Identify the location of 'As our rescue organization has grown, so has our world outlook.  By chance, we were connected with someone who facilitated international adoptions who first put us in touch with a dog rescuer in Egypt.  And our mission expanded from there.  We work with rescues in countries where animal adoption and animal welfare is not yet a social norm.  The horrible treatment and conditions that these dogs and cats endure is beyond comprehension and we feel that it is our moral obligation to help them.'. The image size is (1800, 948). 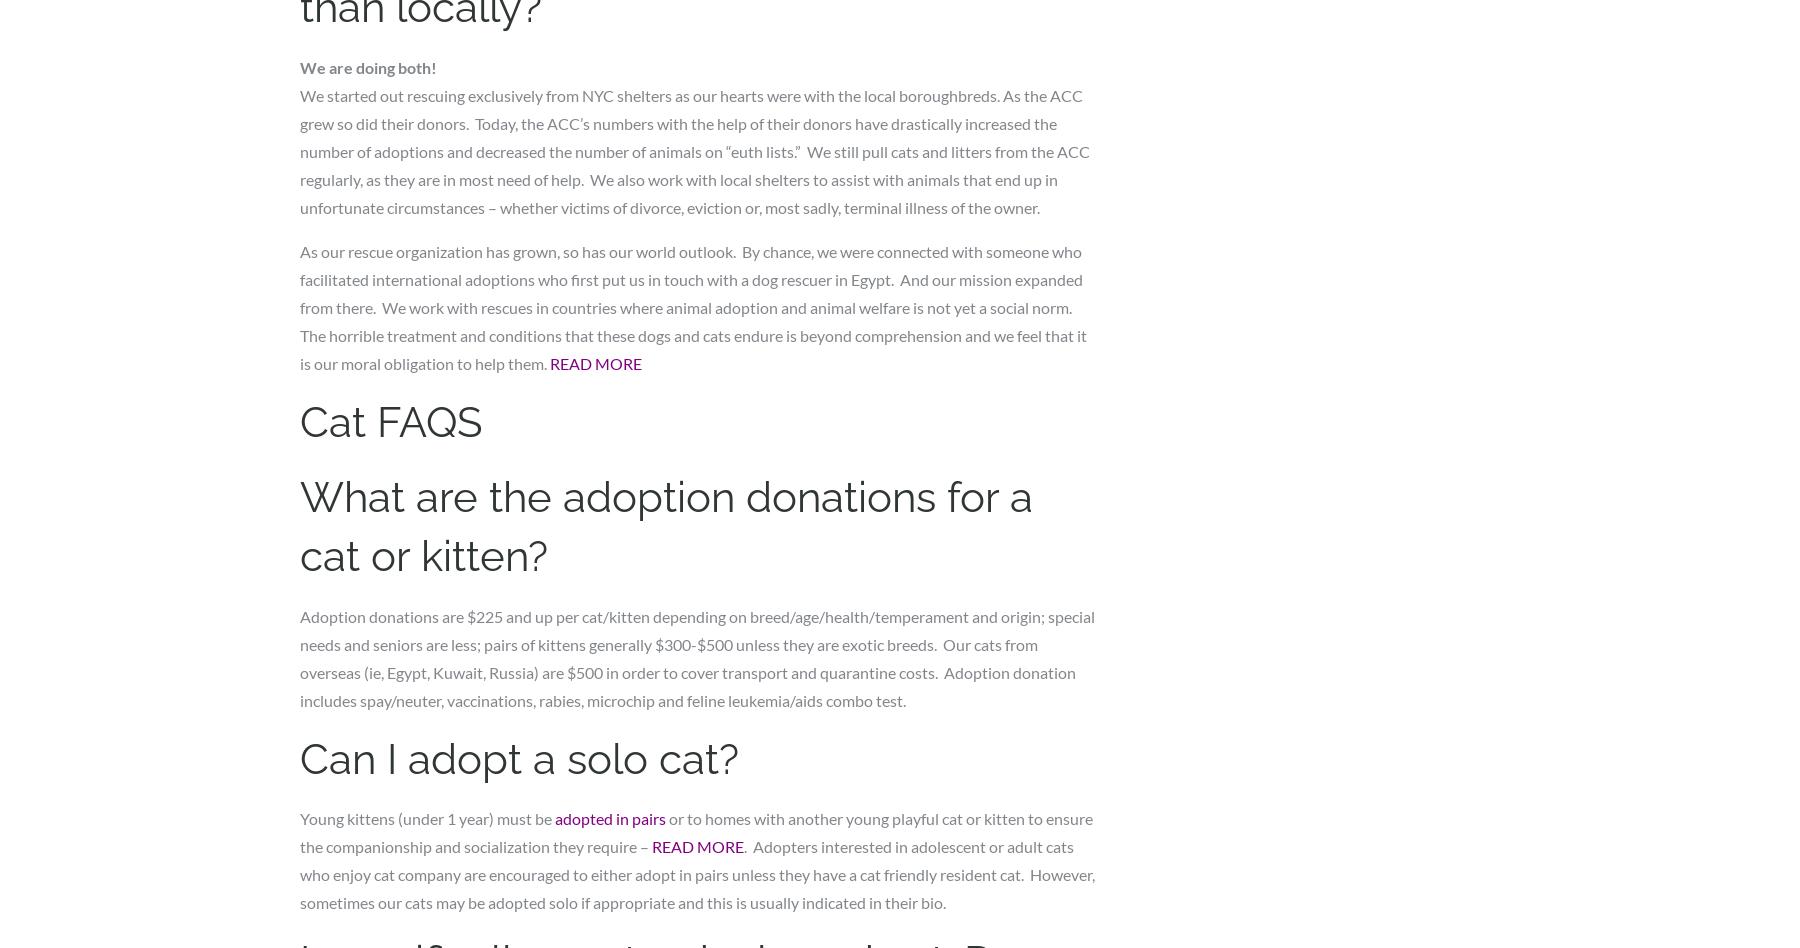
(299, 307).